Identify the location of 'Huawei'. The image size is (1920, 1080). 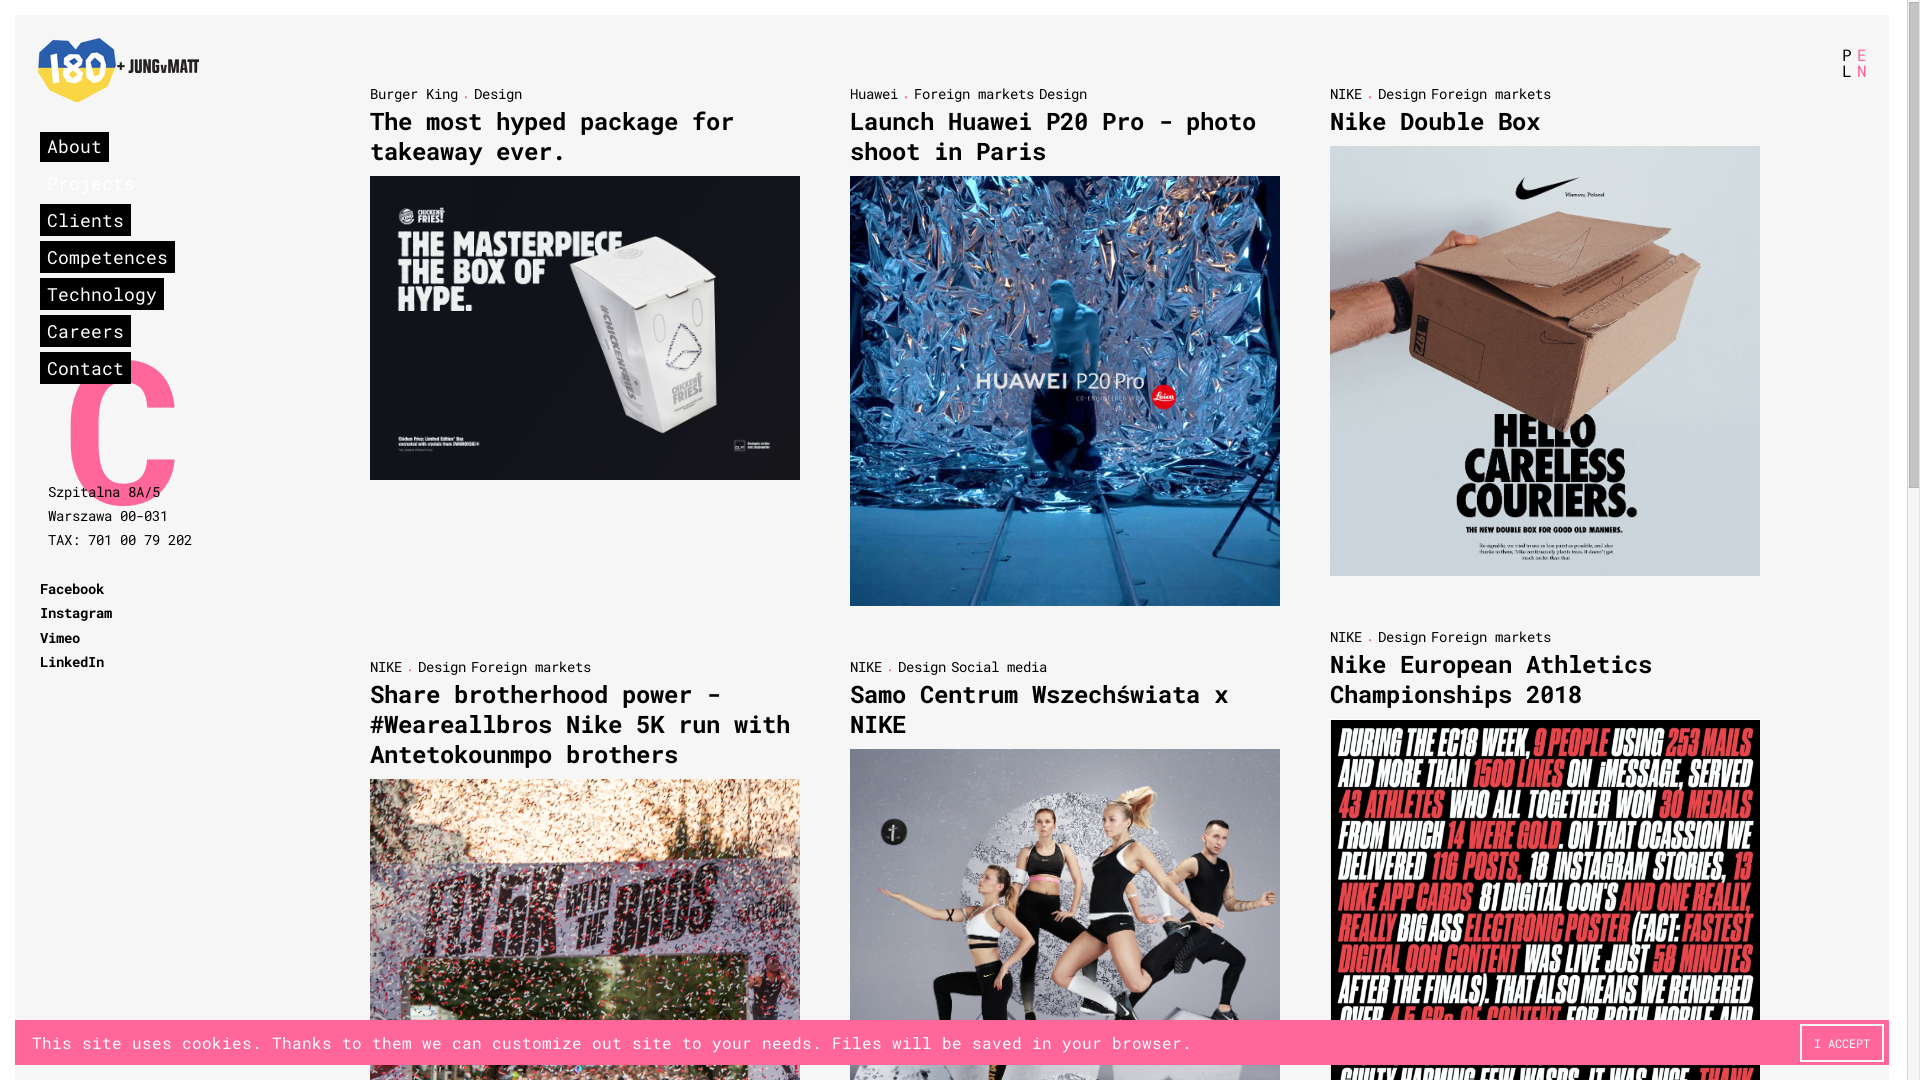
(873, 96).